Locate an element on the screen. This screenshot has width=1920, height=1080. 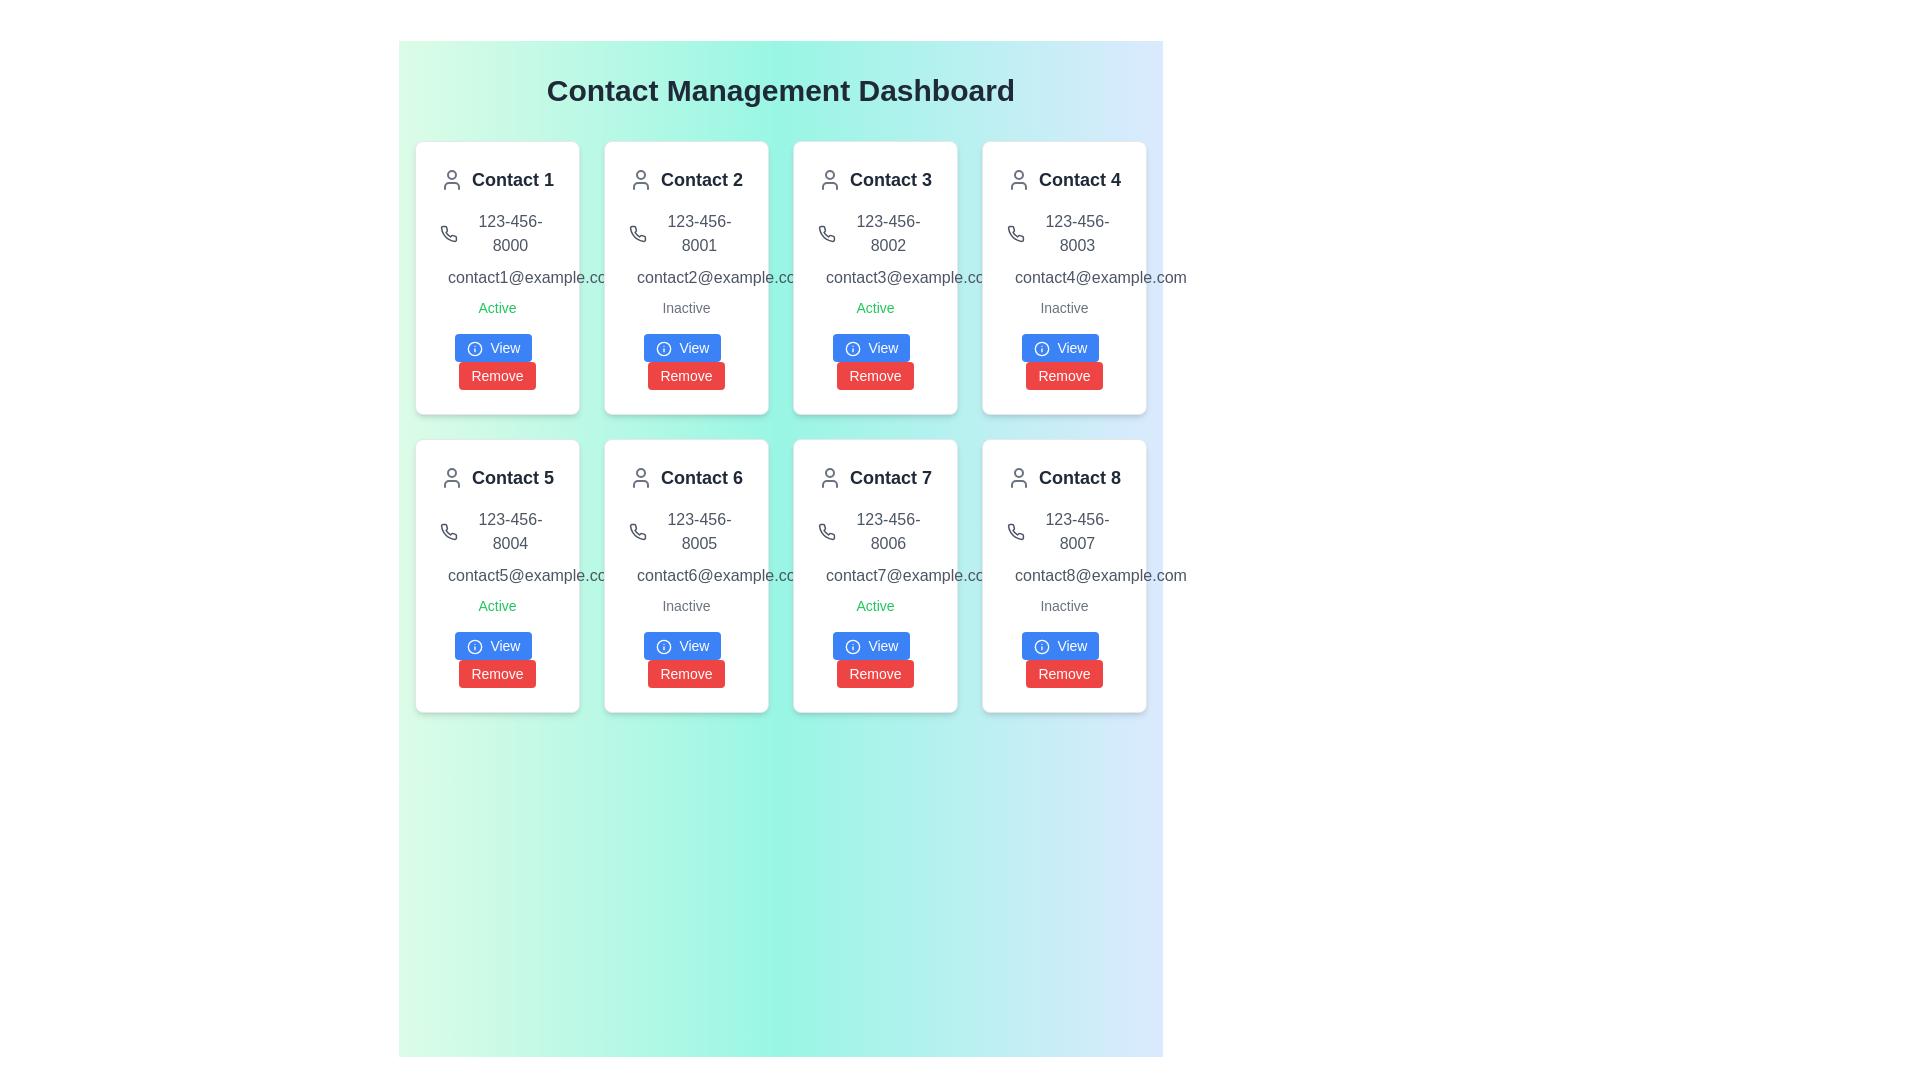
the phone number icon located in the 'Contact 4' card, which is positioned in the fourth column of the first row in the grid layout is located at coordinates (1016, 232).